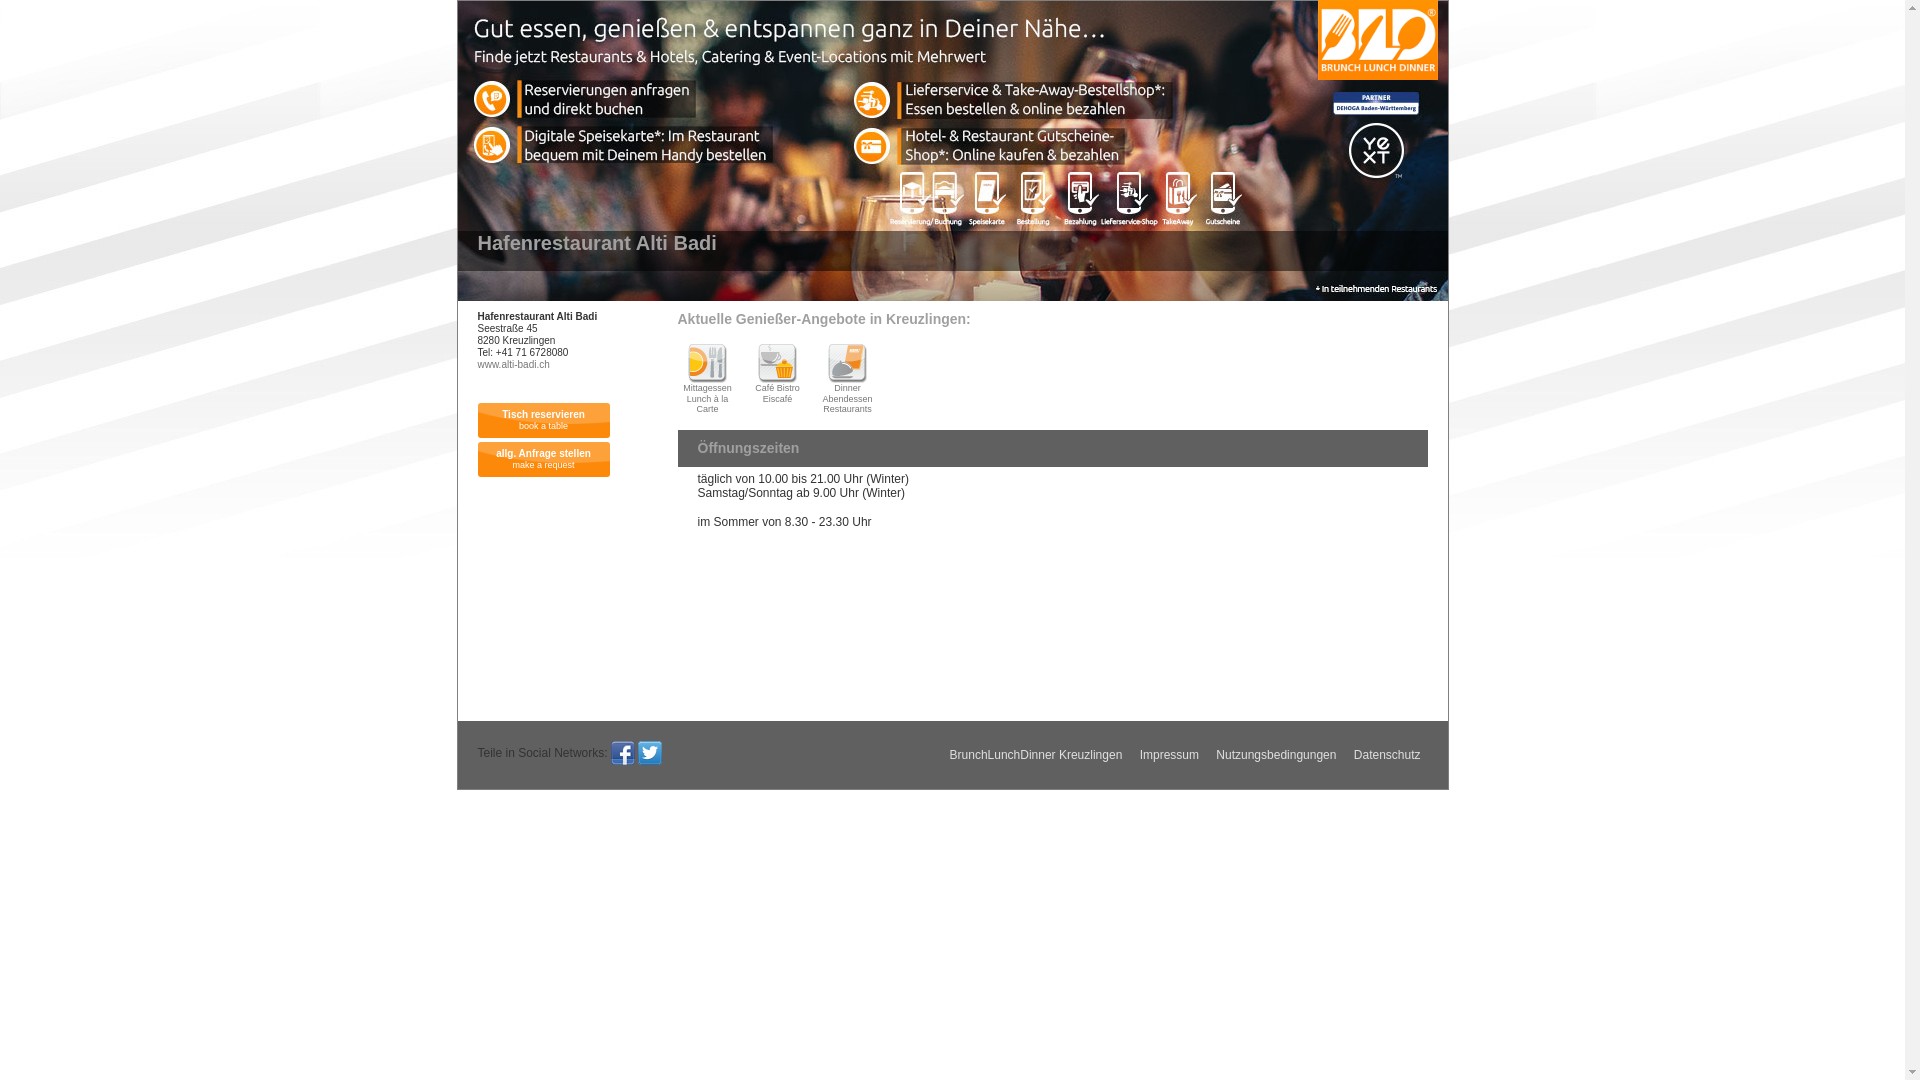 This screenshot has width=1920, height=1080. I want to click on 'allg. Anfrage stellen, so click(543, 459).